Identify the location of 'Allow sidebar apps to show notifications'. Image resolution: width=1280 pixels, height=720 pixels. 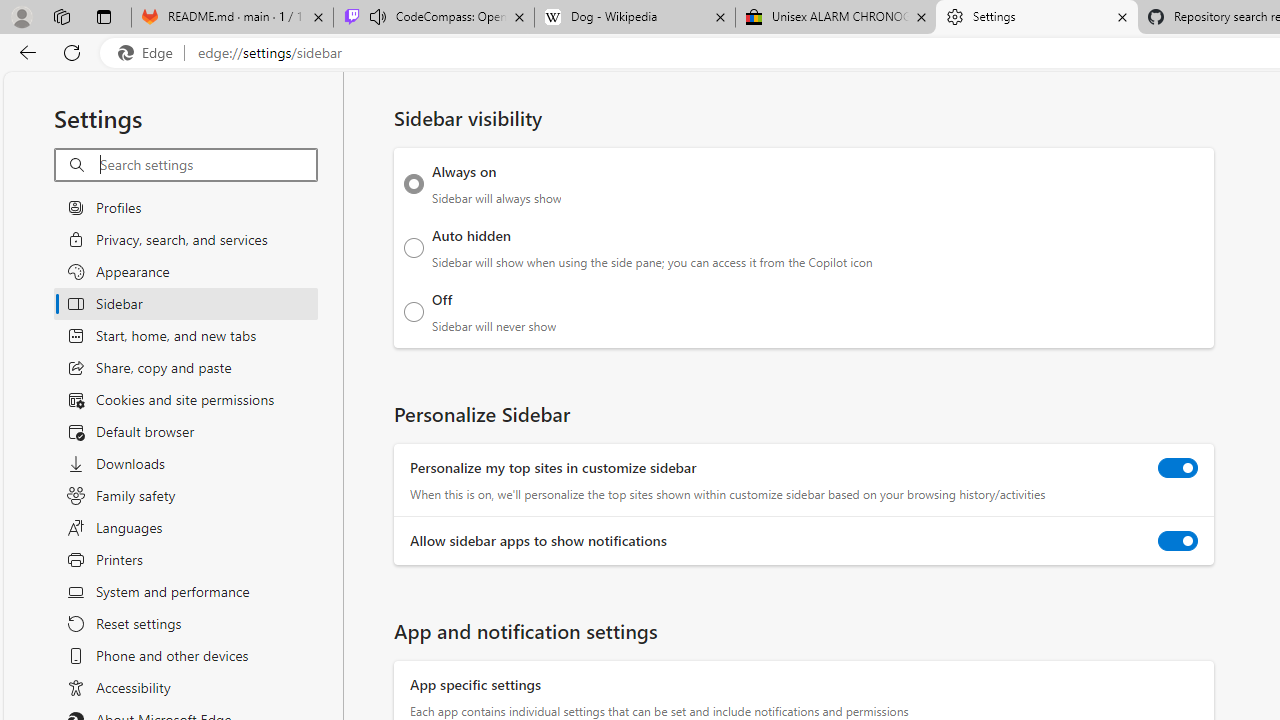
(1178, 541).